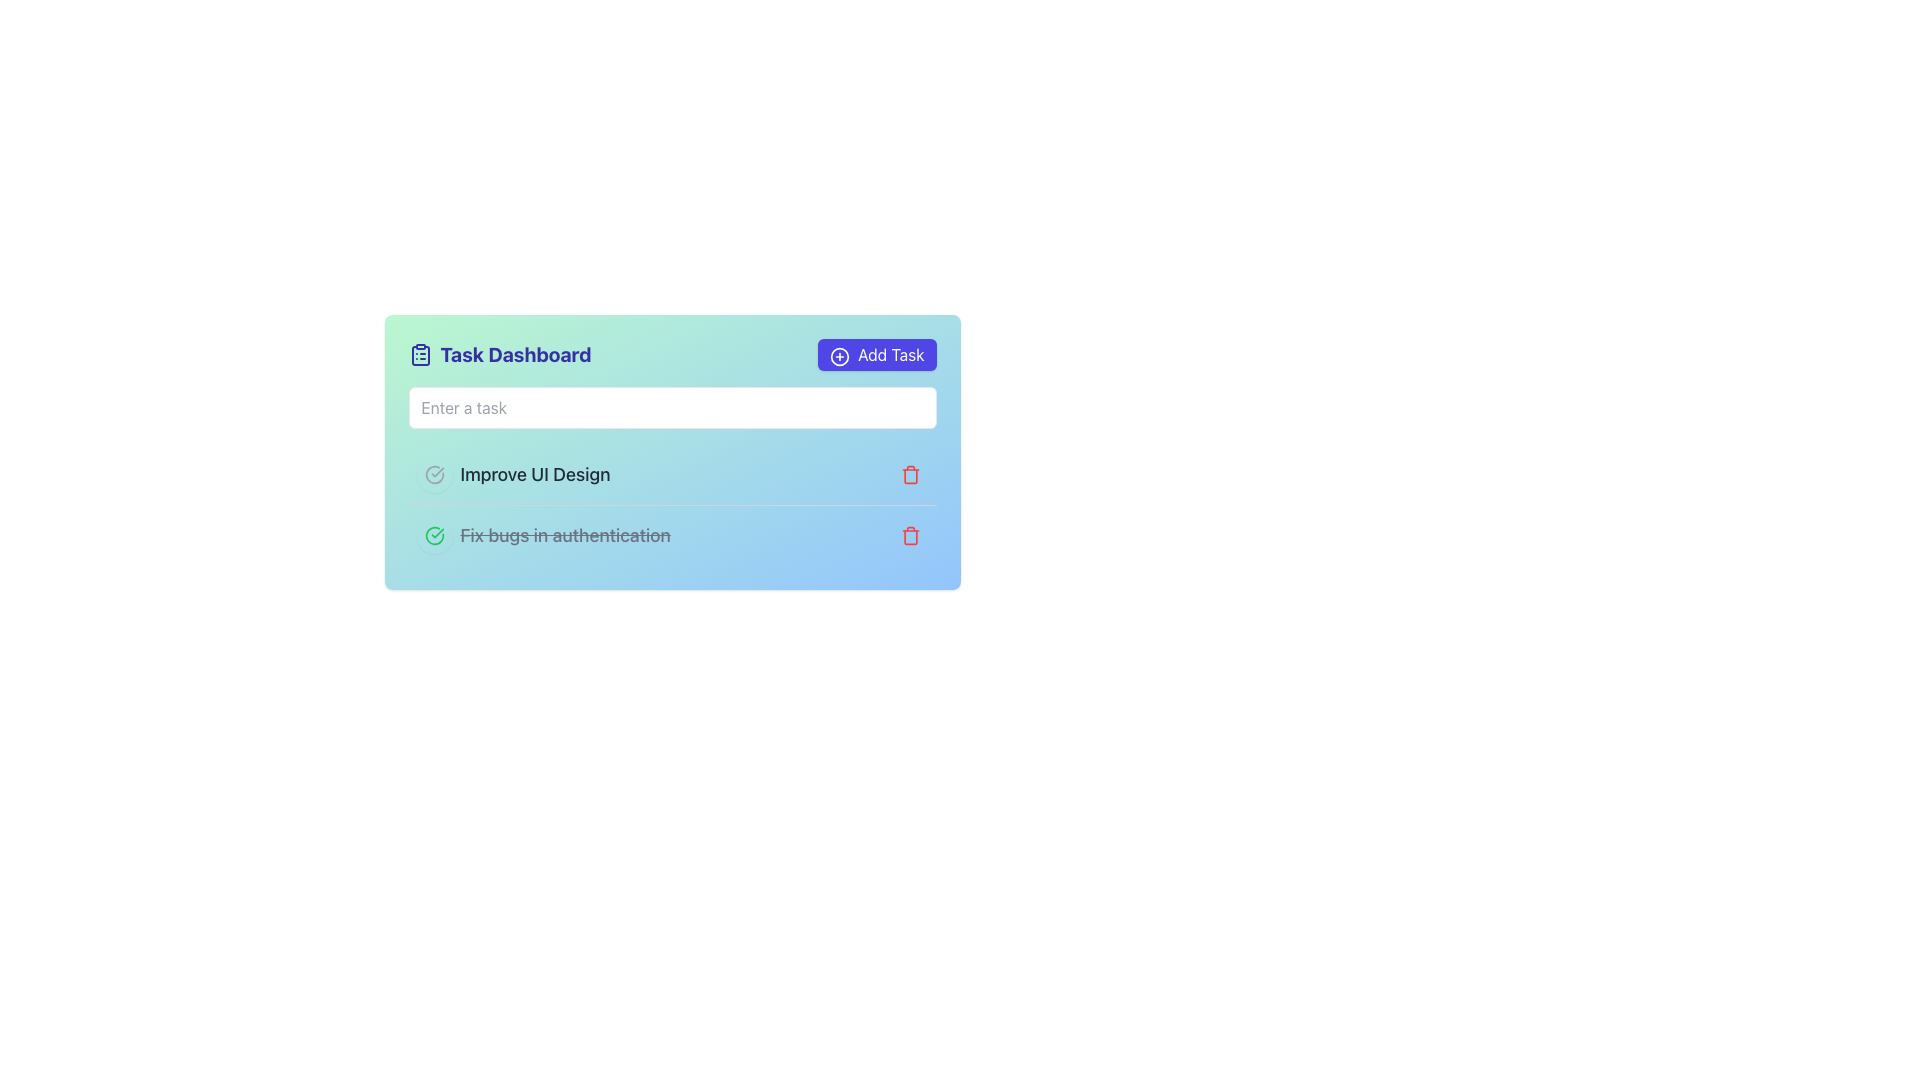  Describe the element at coordinates (433, 474) in the screenshot. I see `the button located to the left of the text 'Improve UI Design' to mark the task as complete` at that location.